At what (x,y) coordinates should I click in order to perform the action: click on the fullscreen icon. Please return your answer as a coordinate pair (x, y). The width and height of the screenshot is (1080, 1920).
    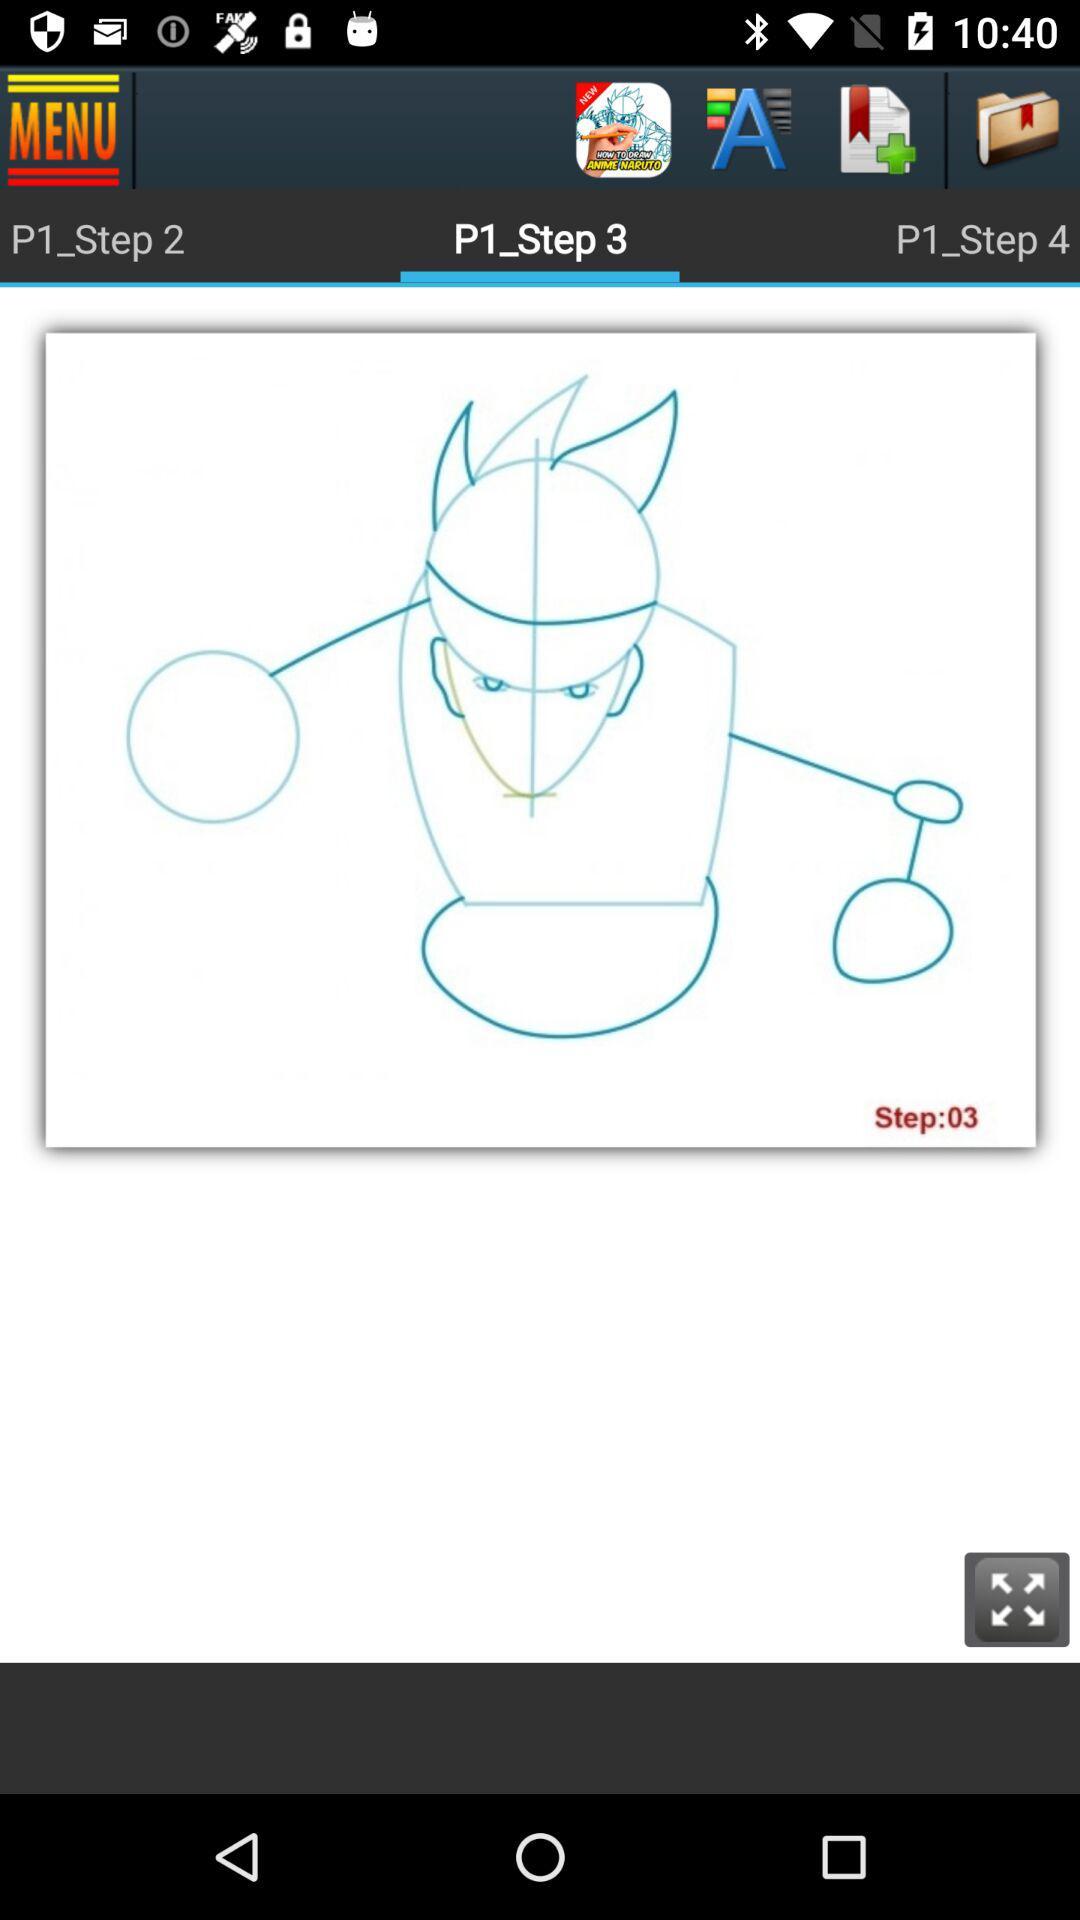
    Looking at the image, I should click on (1017, 1598).